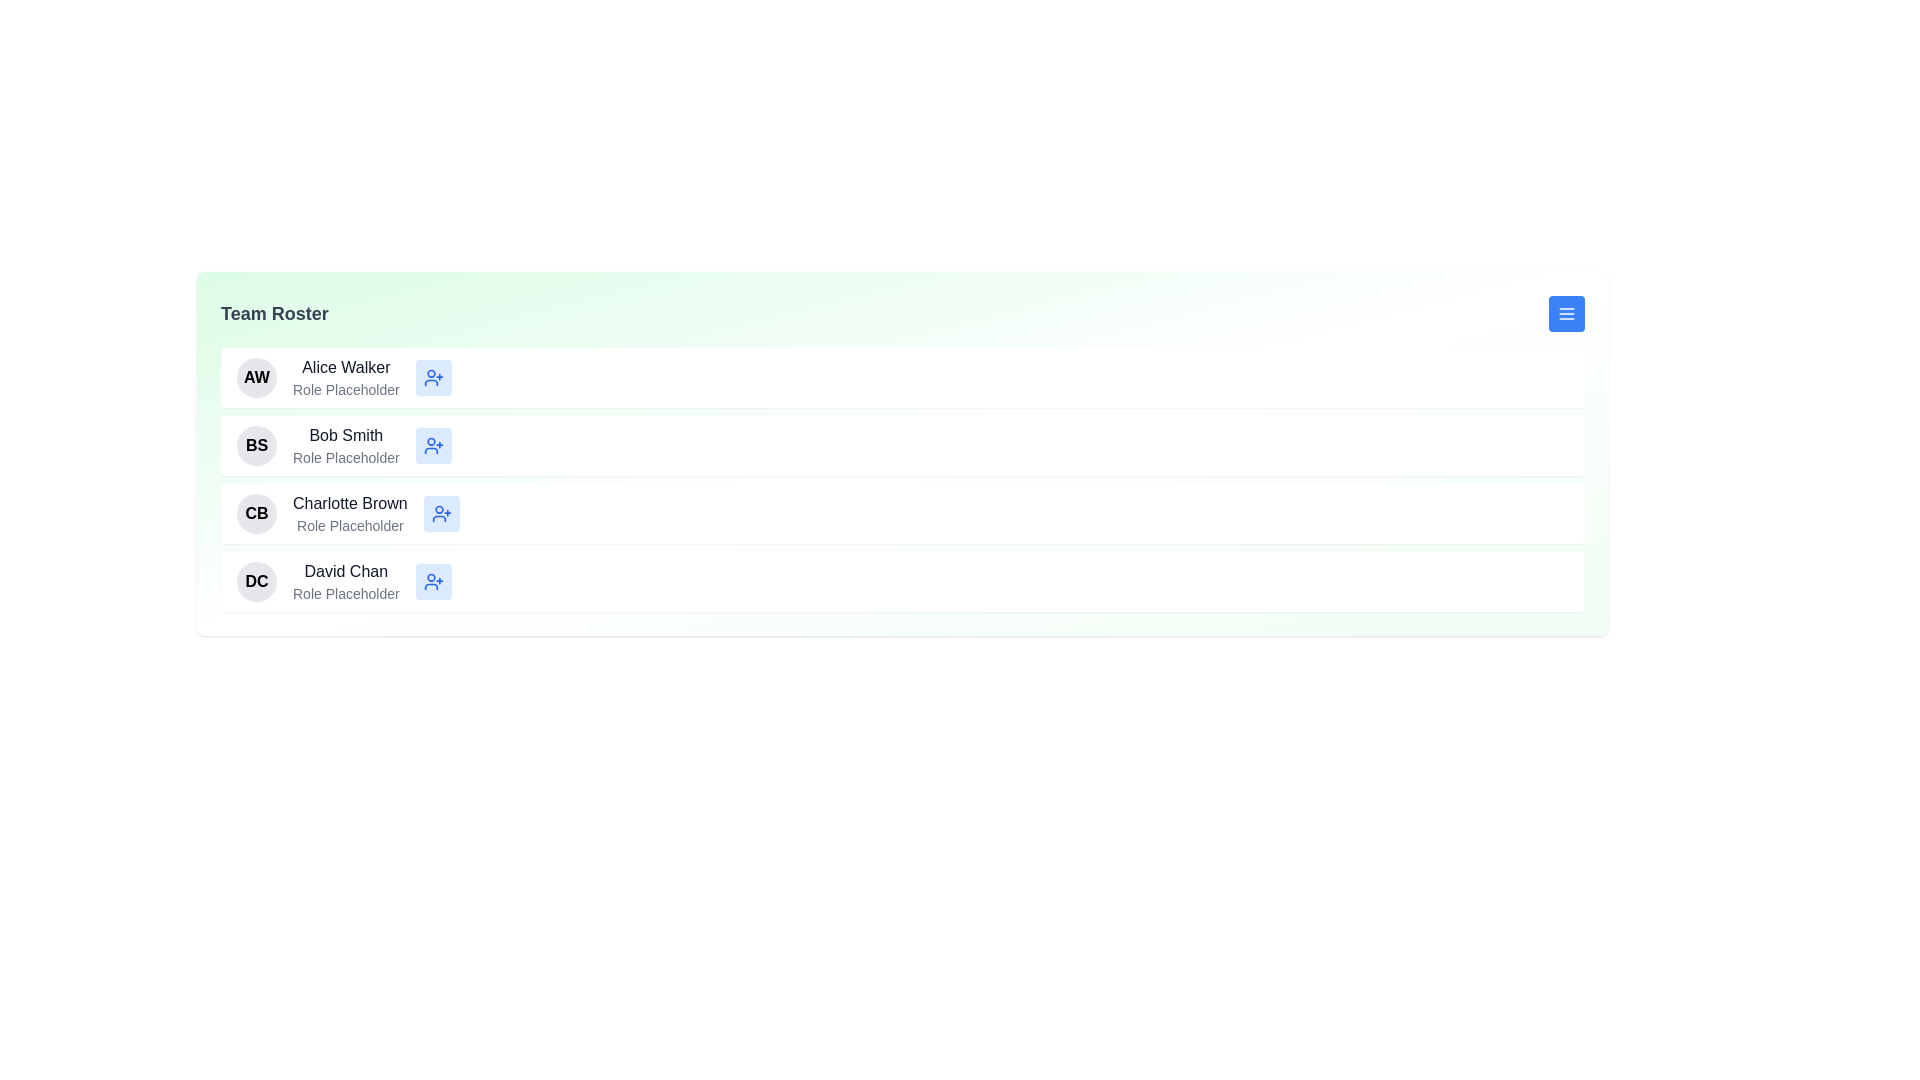  I want to click on displayed text from the text label identifying 'Alice Walker', the first team member in the roster of the 'Team Roster' section, so click(346, 367).